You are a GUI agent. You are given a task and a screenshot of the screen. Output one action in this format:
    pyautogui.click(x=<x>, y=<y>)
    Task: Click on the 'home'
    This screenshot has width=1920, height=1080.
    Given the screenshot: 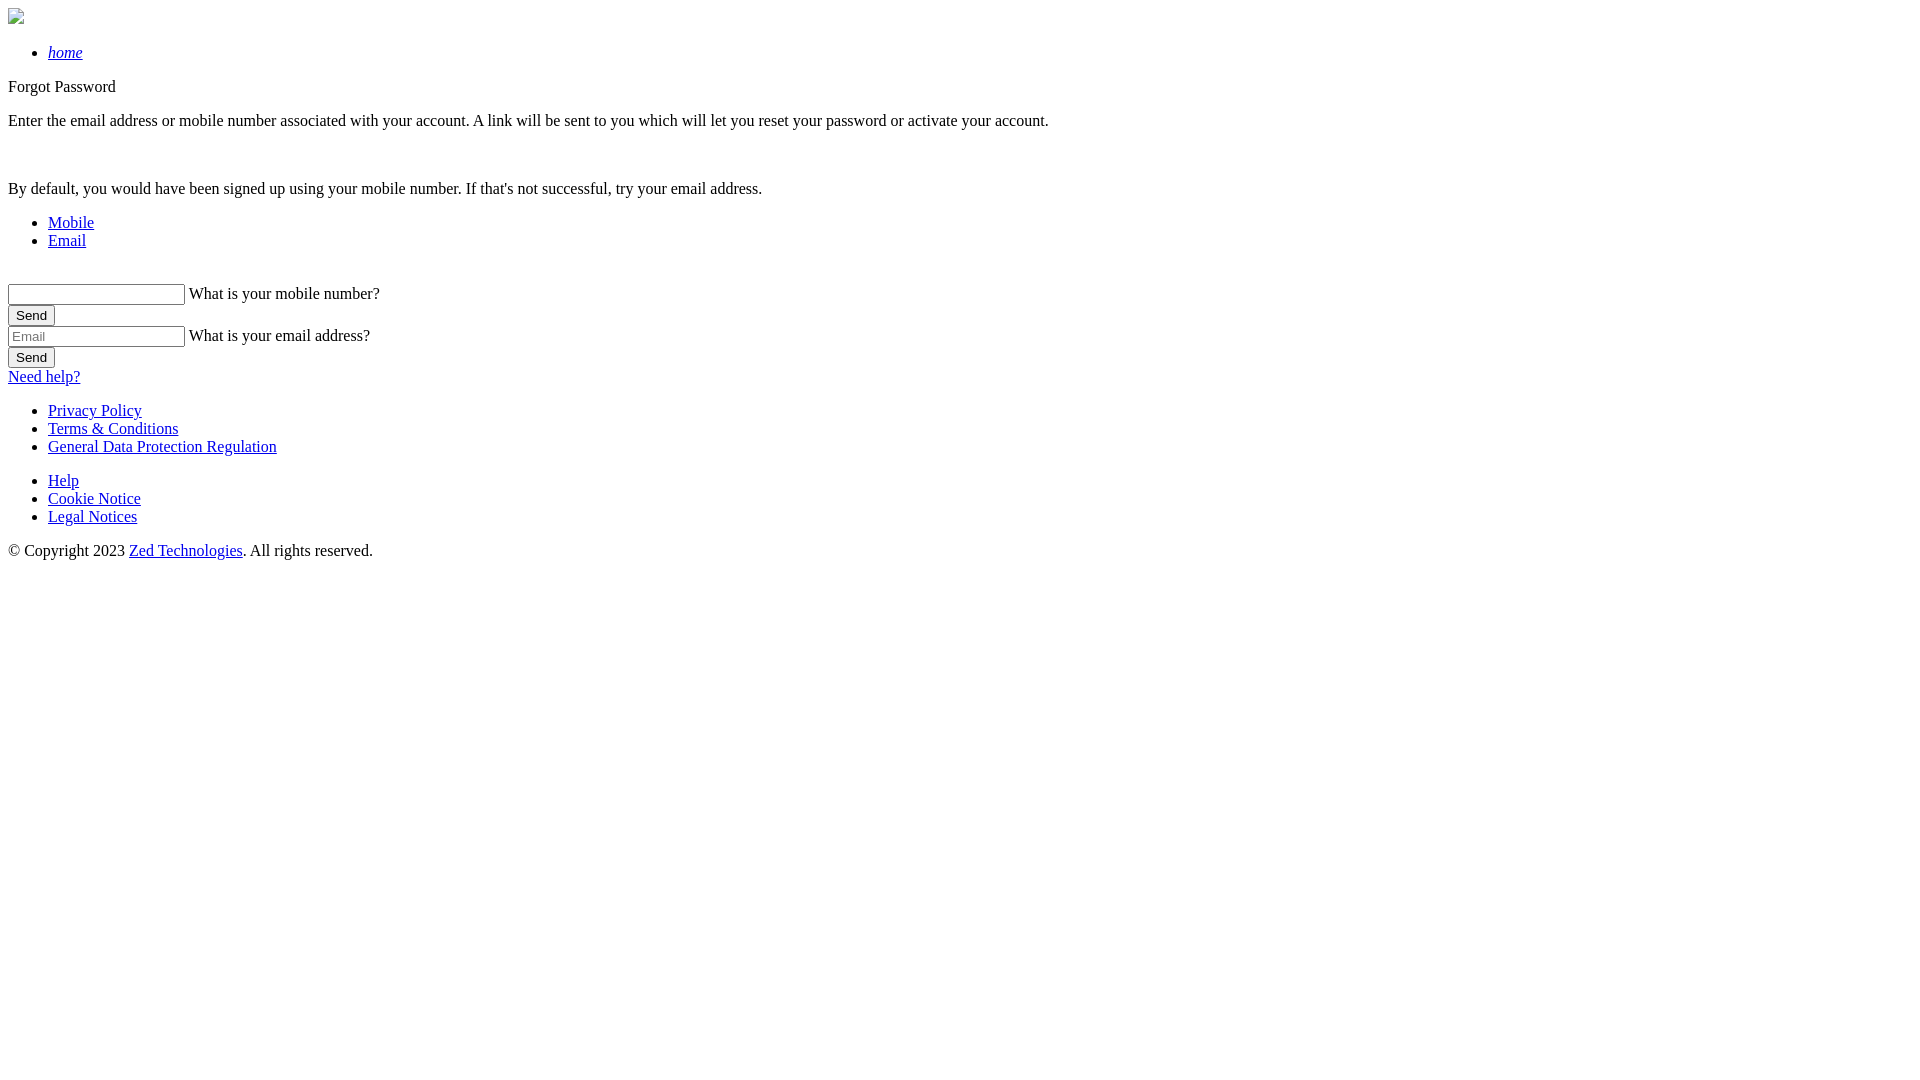 What is the action you would take?
    pyautogui.click(x=65, y=51)
    